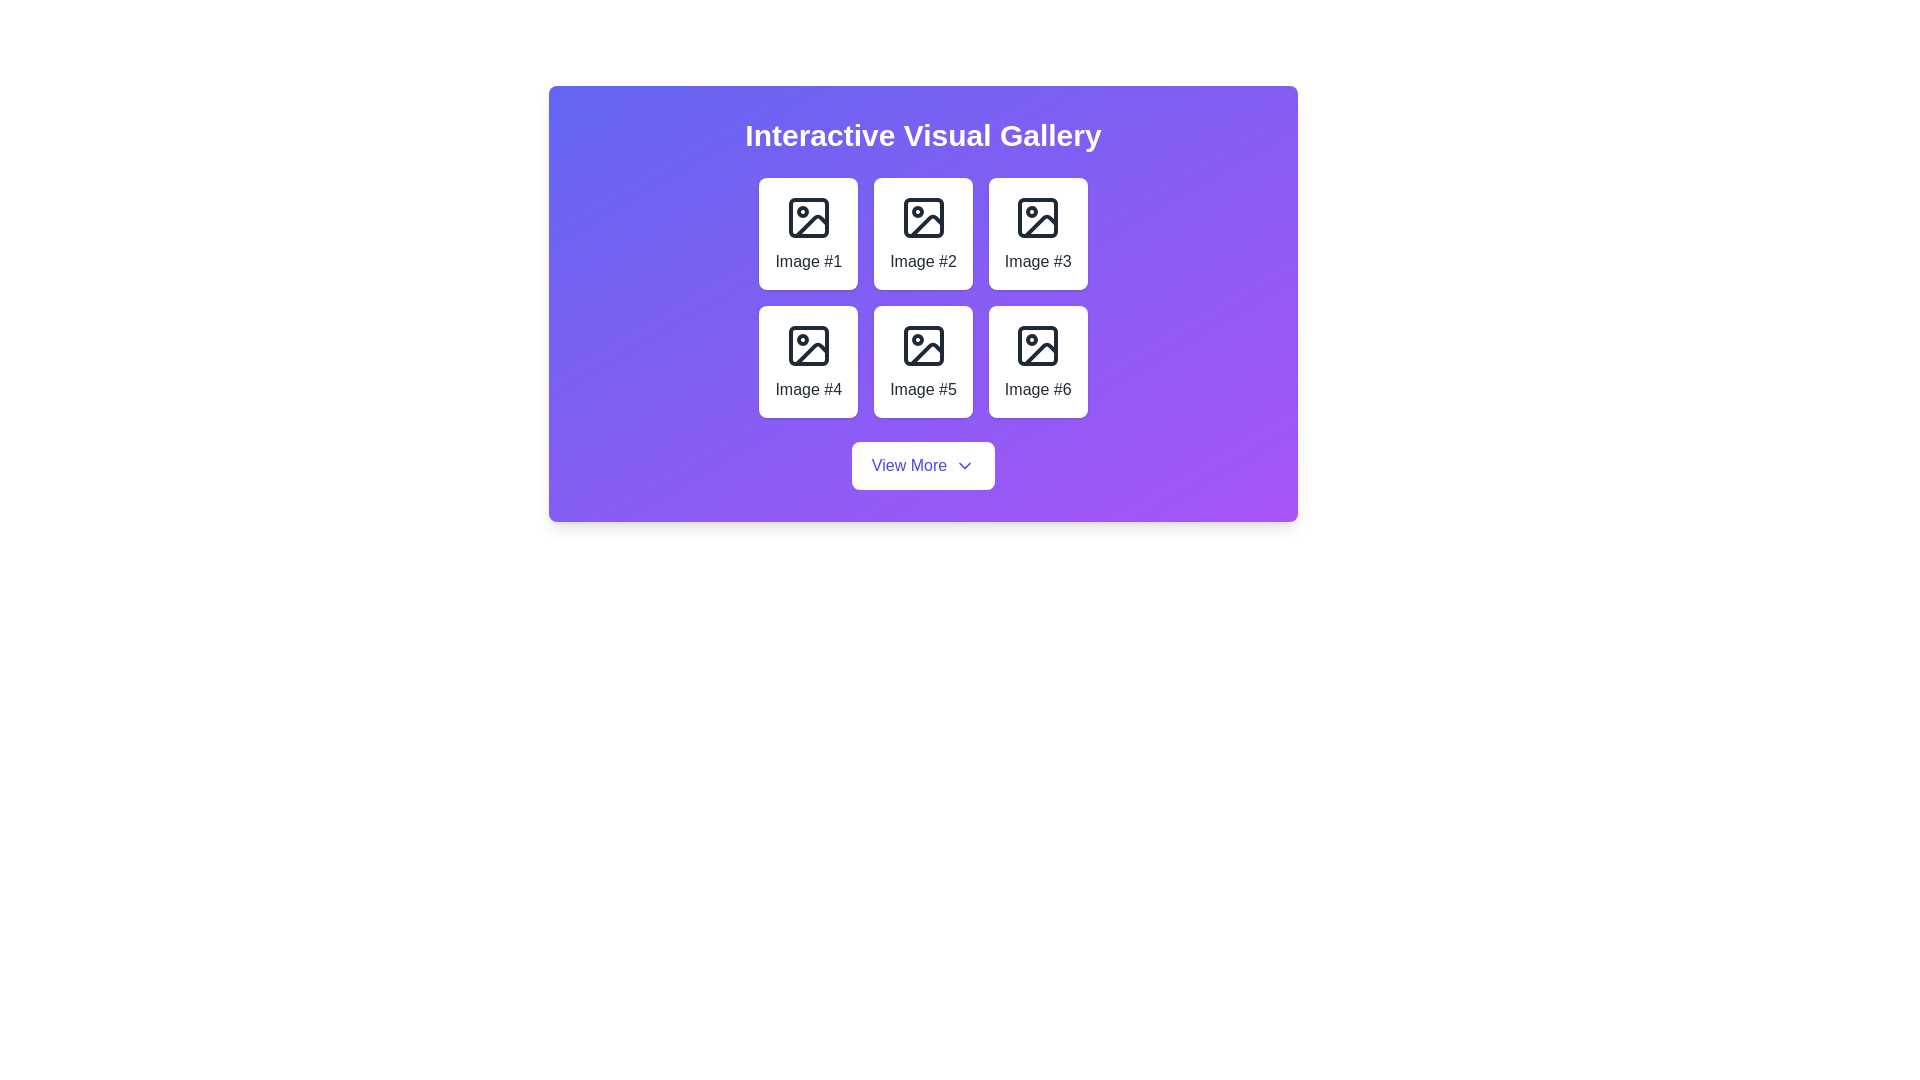 The image size is (1920, 1080). Describe the element at coordinates (808, 233) in the screenshot. I see `the interactive card or panel displaying 'Image #1', located at the top-left corner of a 3x2 grid layout` at that location.